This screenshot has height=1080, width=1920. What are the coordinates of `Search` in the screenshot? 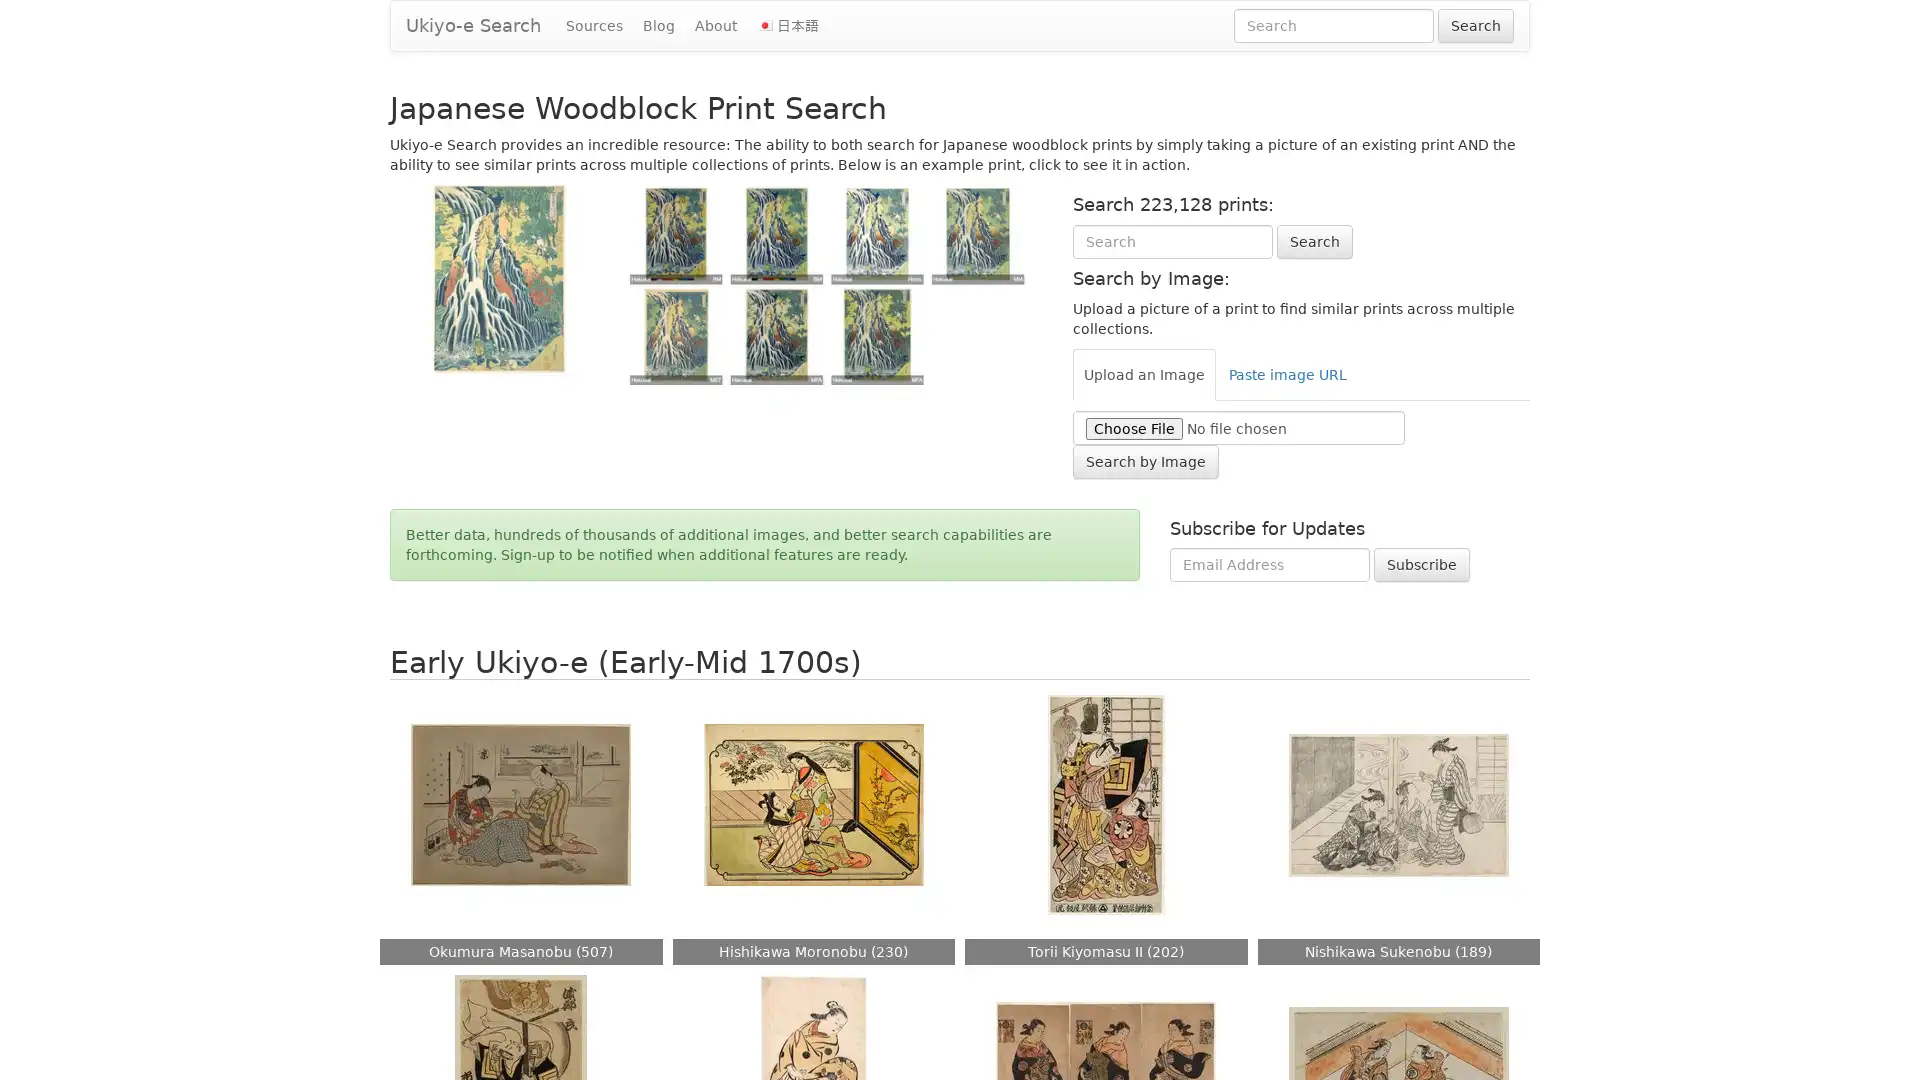 It's located at (1314, 239).